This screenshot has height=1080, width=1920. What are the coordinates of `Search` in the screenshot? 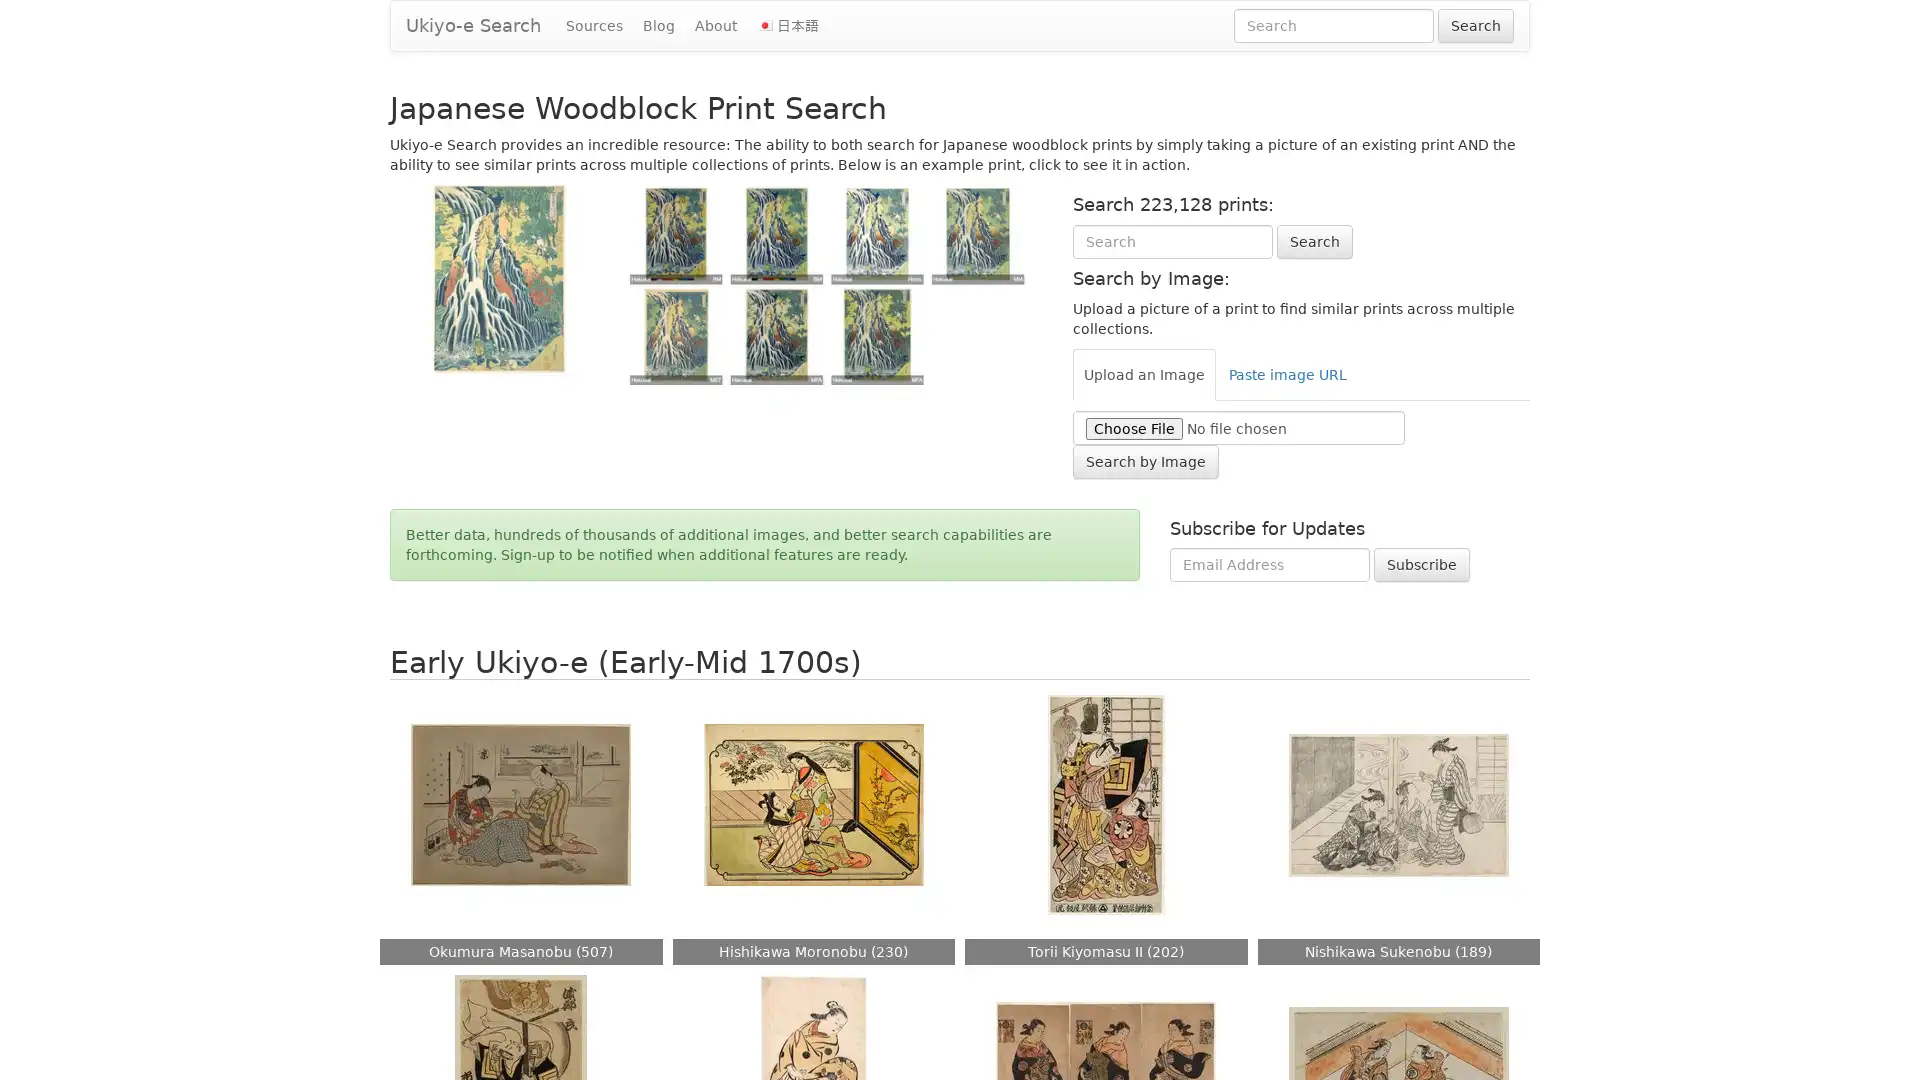 It's located at (1314, 239).